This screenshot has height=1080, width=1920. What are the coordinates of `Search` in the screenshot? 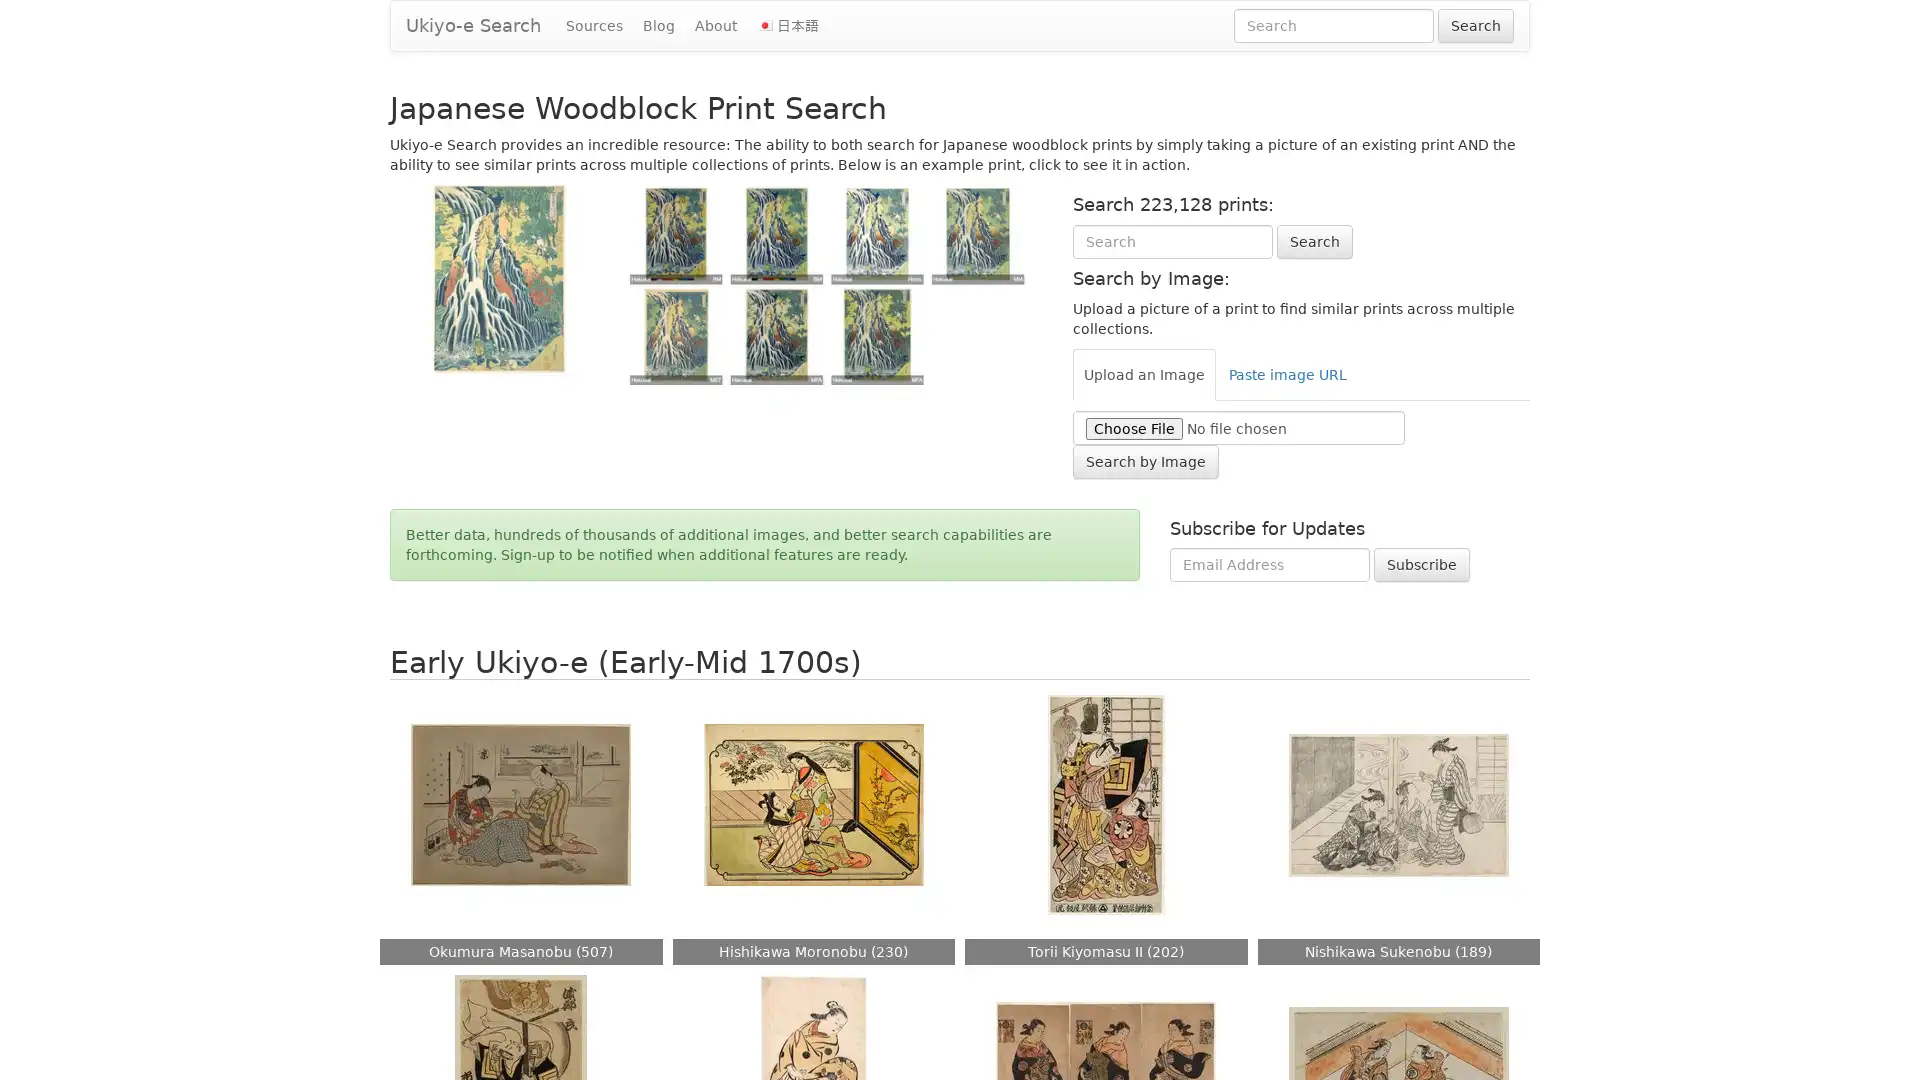 It's located at (1314, 239).